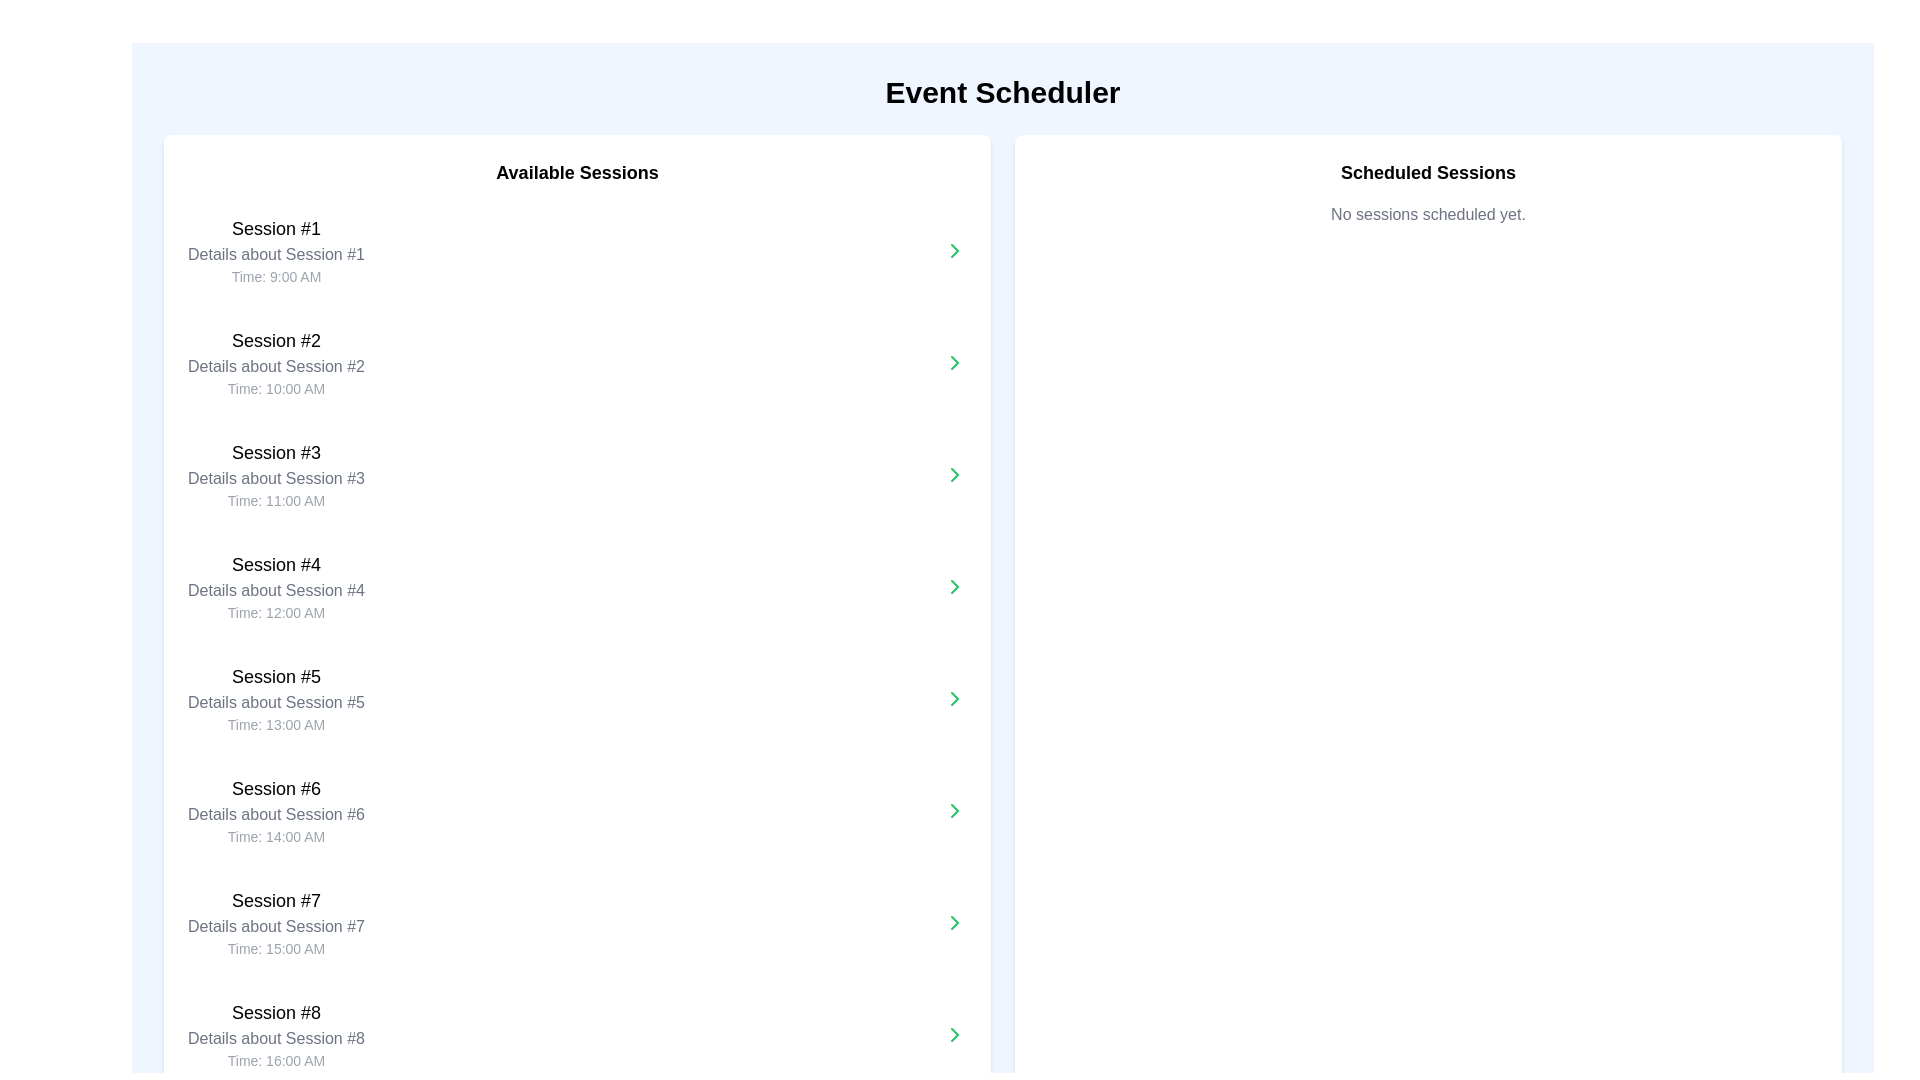 The height and width of the screenshot is (1080, 1920). Describe the element at coordinates (275, 814) in the screenshot. I see `the descriptive text label located beneath the main title 'Session #6' in the 'Available Sessions' section` at that location.